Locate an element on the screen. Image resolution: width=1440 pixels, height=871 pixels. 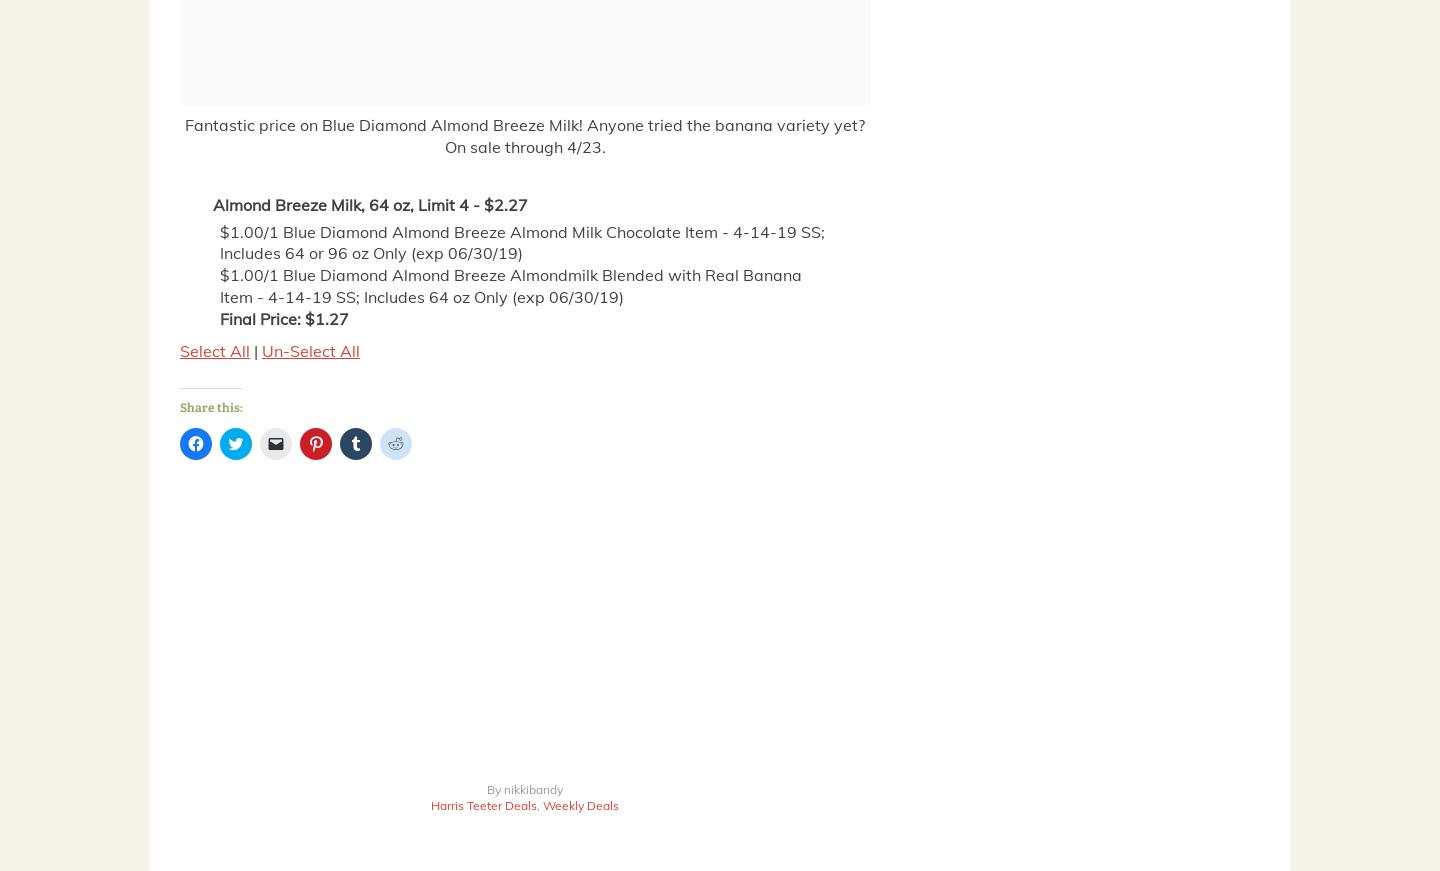
'Final Price:' is located at coordinates (261, 317).